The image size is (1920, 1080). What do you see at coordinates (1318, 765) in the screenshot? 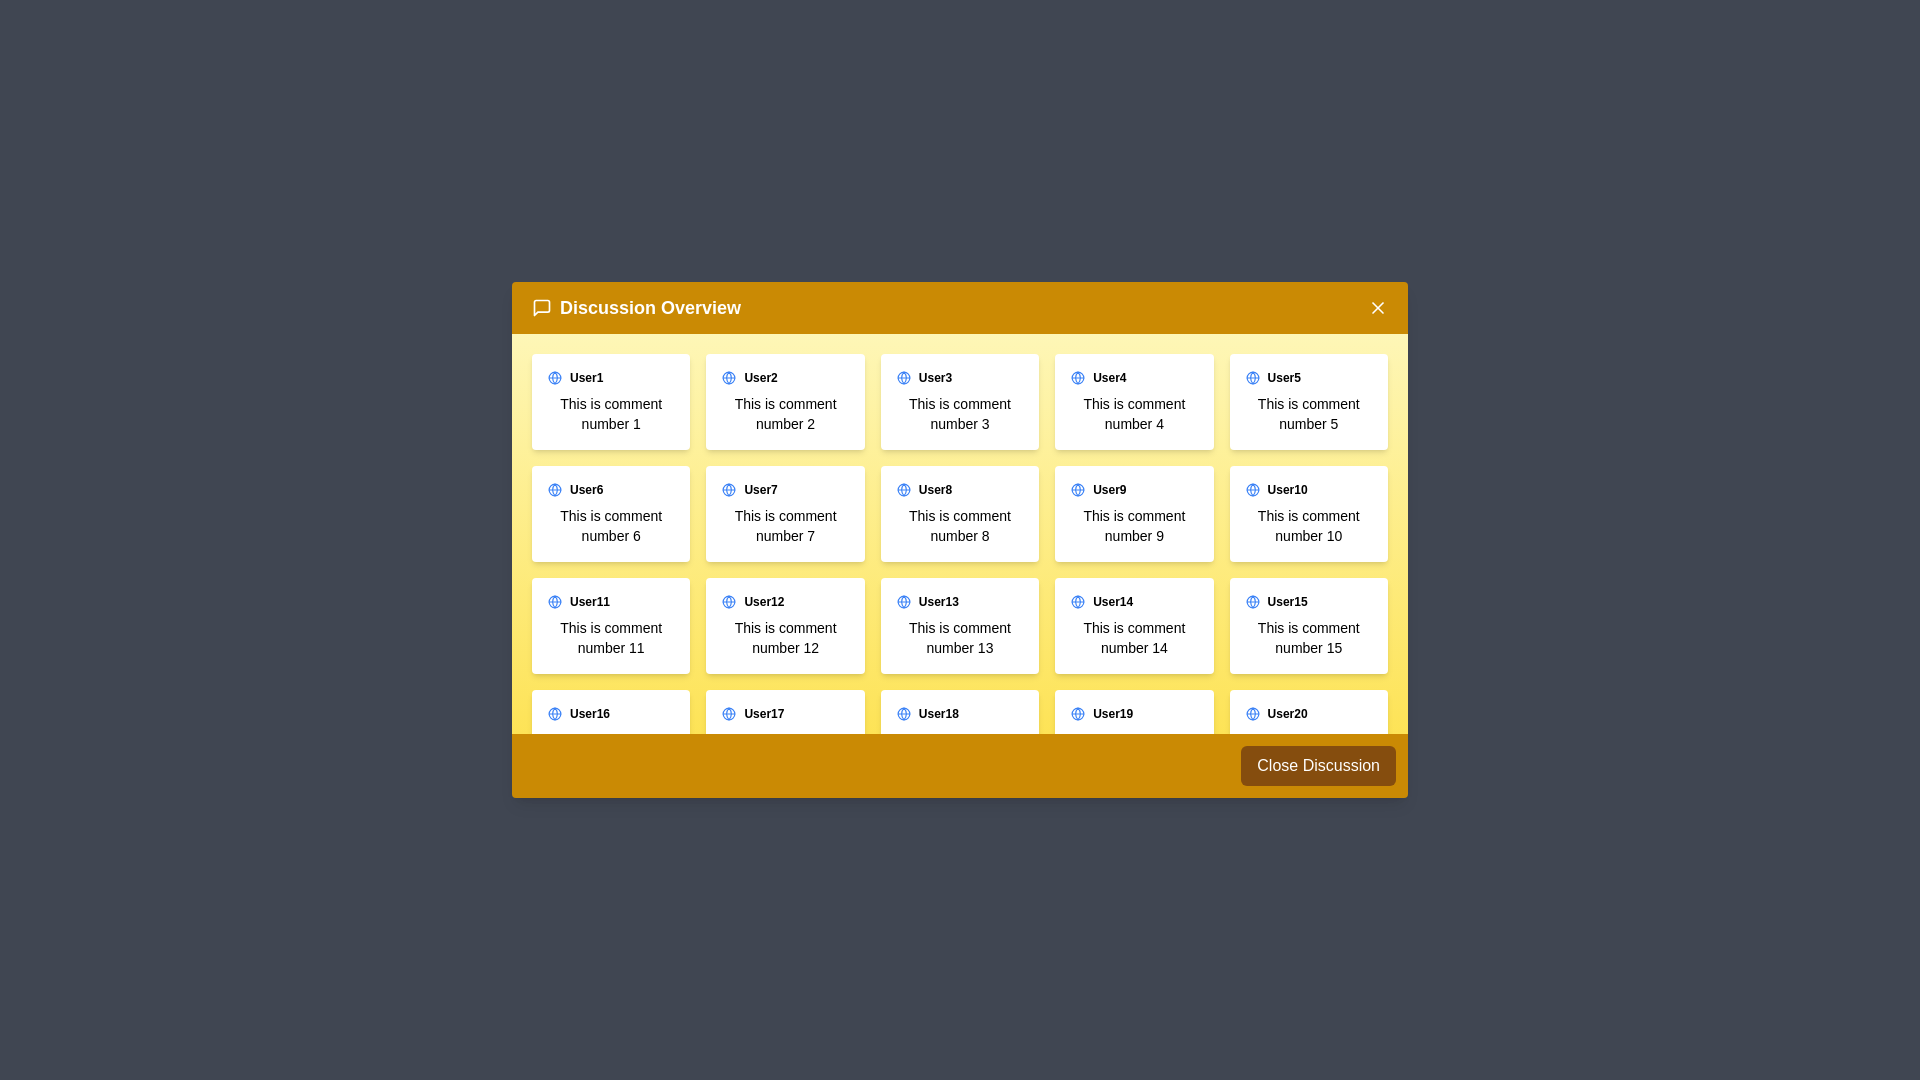
I see `the 'Close Discussion' button to close the modal` at bounding box center [1318, 765].